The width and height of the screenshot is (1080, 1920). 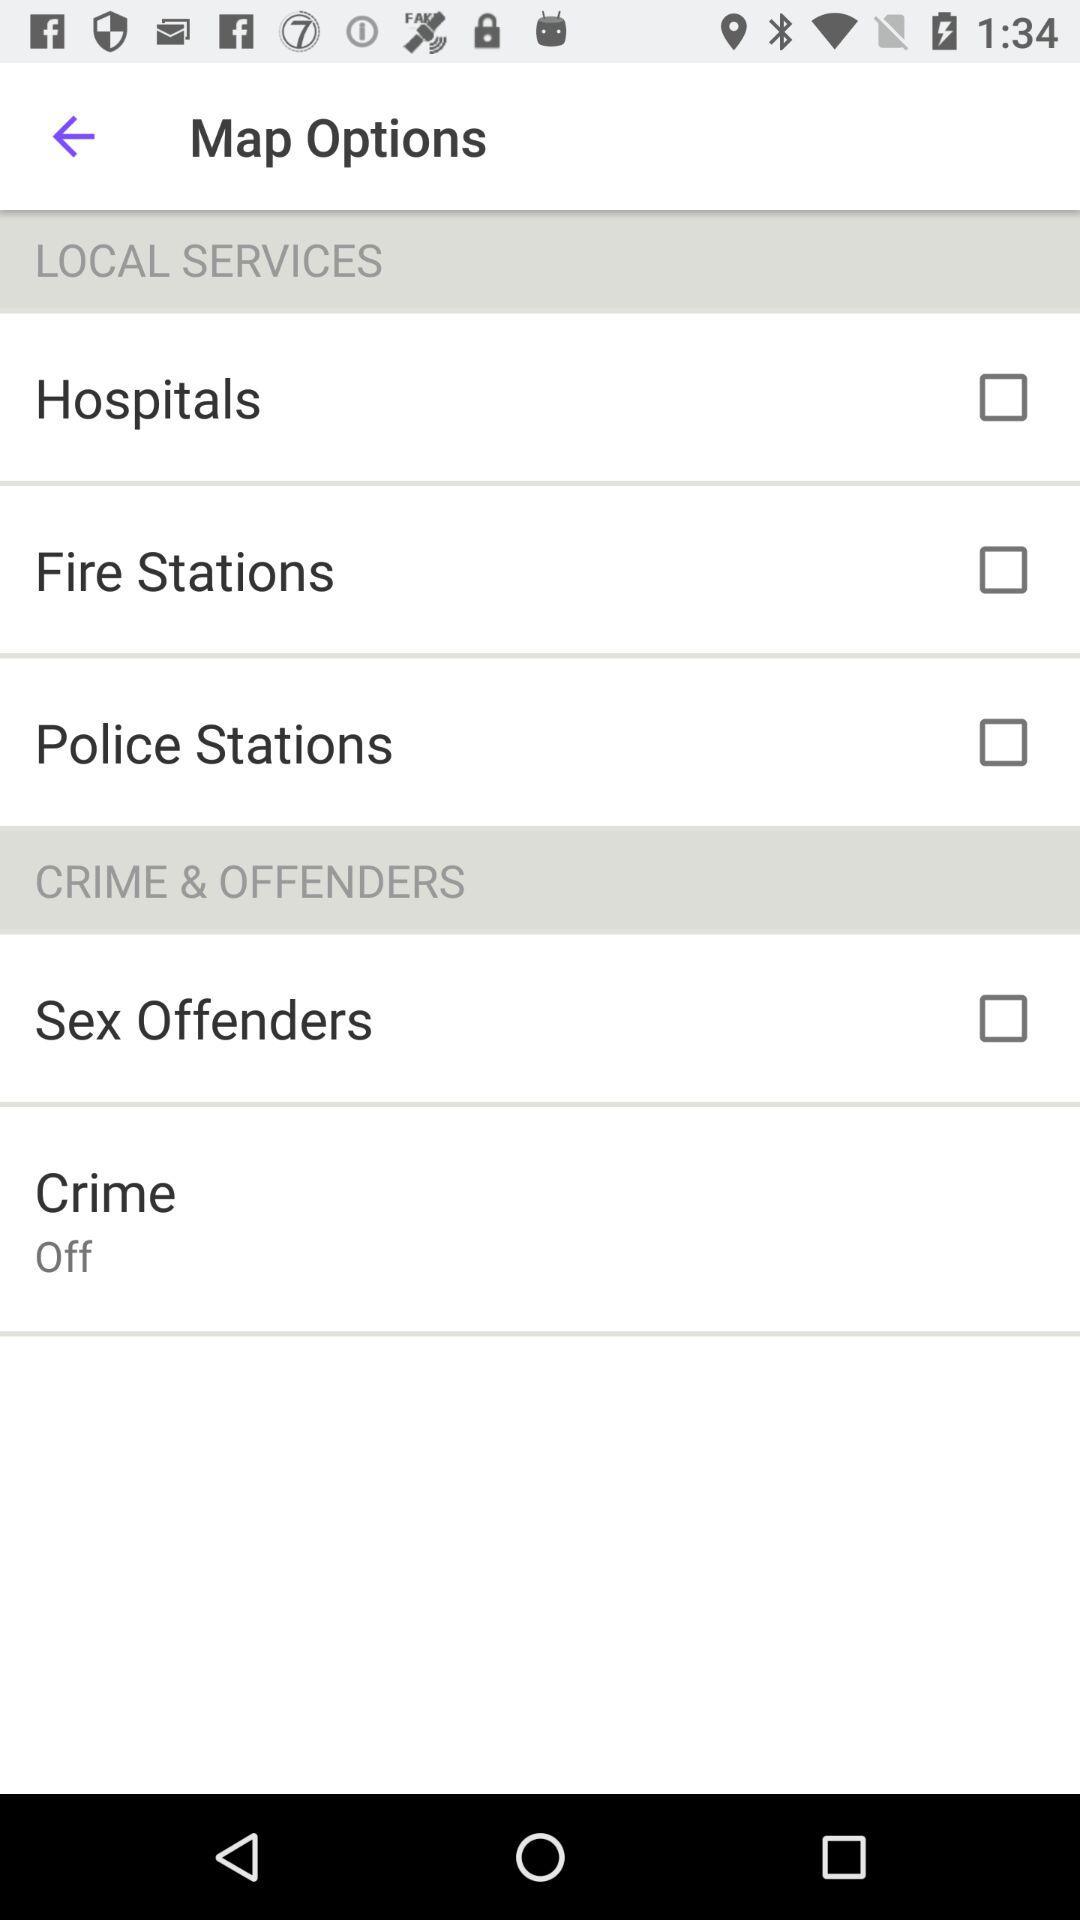 What do you see at coordinates (147, 397) in the screenshot?
I see `item above the fire stations` at bounding box center [147, 397].